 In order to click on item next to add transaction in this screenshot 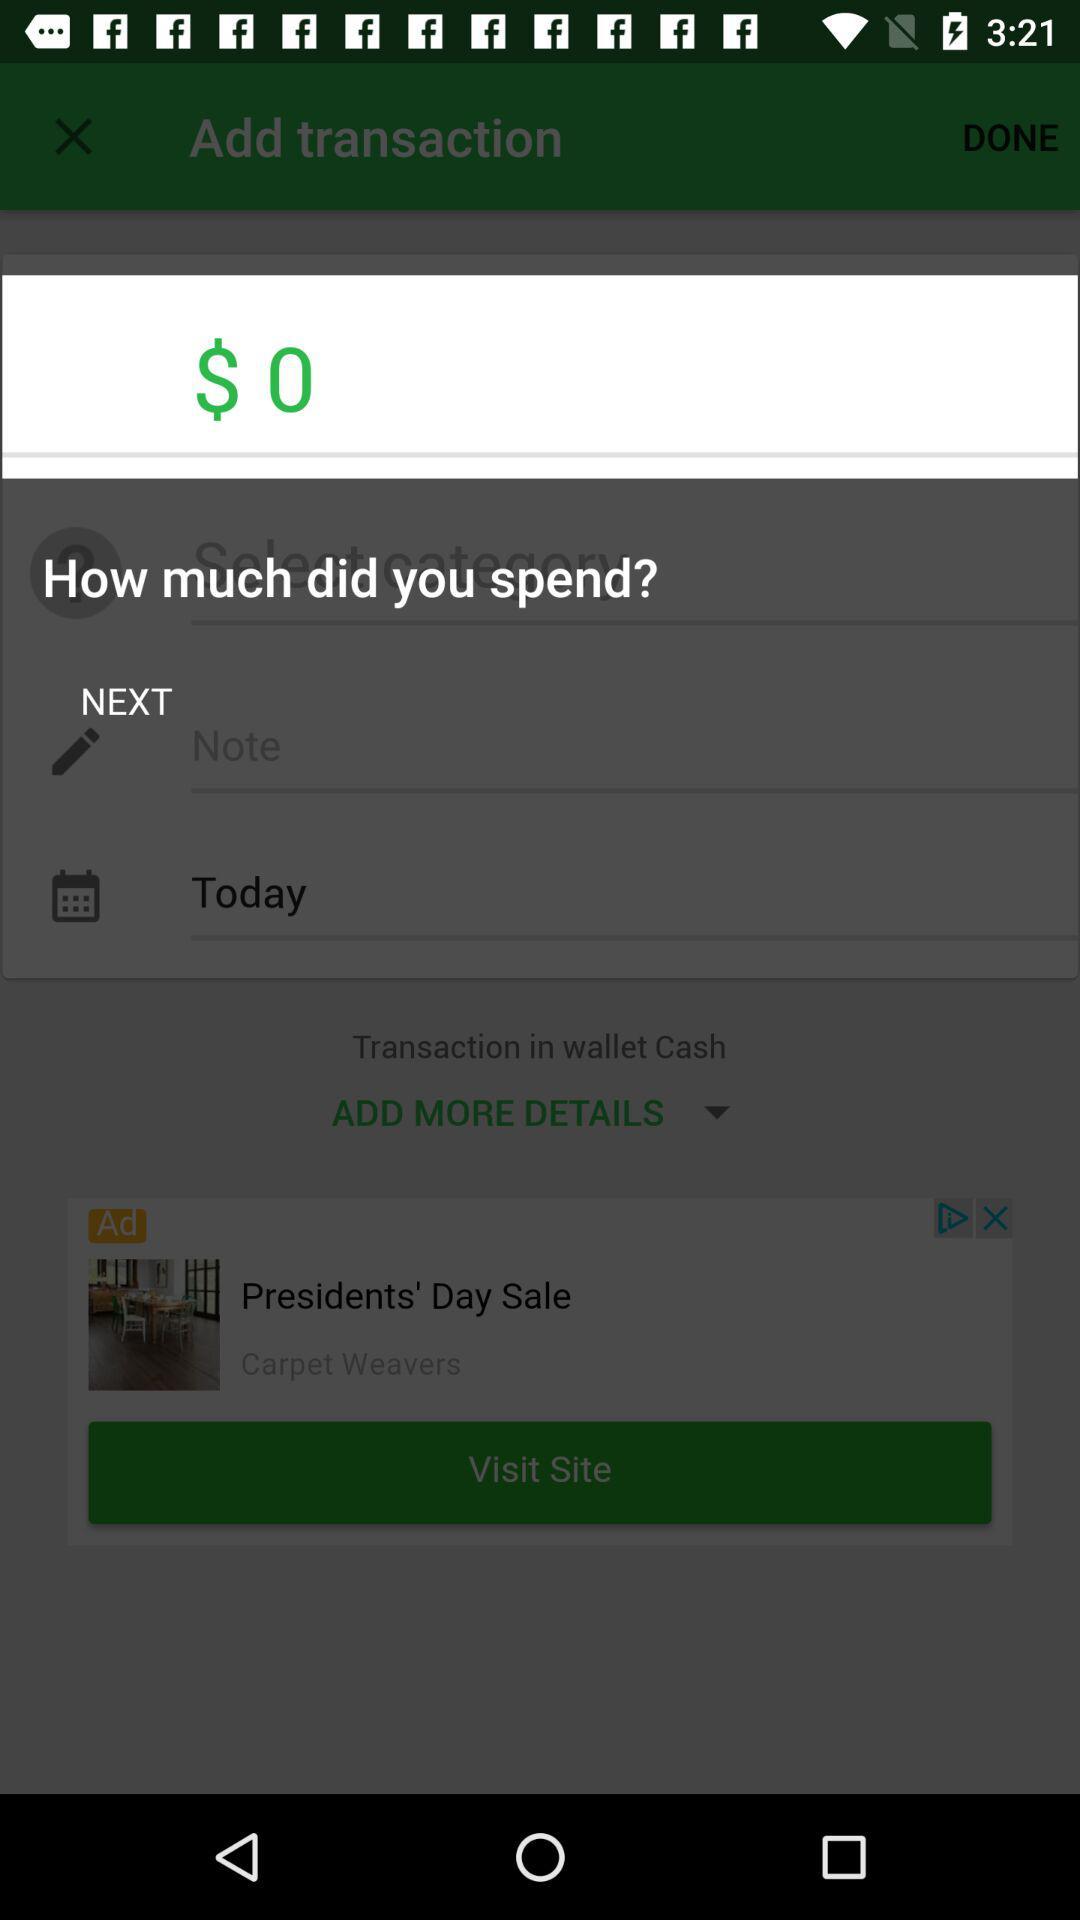, I will do `click(72, 135)`.